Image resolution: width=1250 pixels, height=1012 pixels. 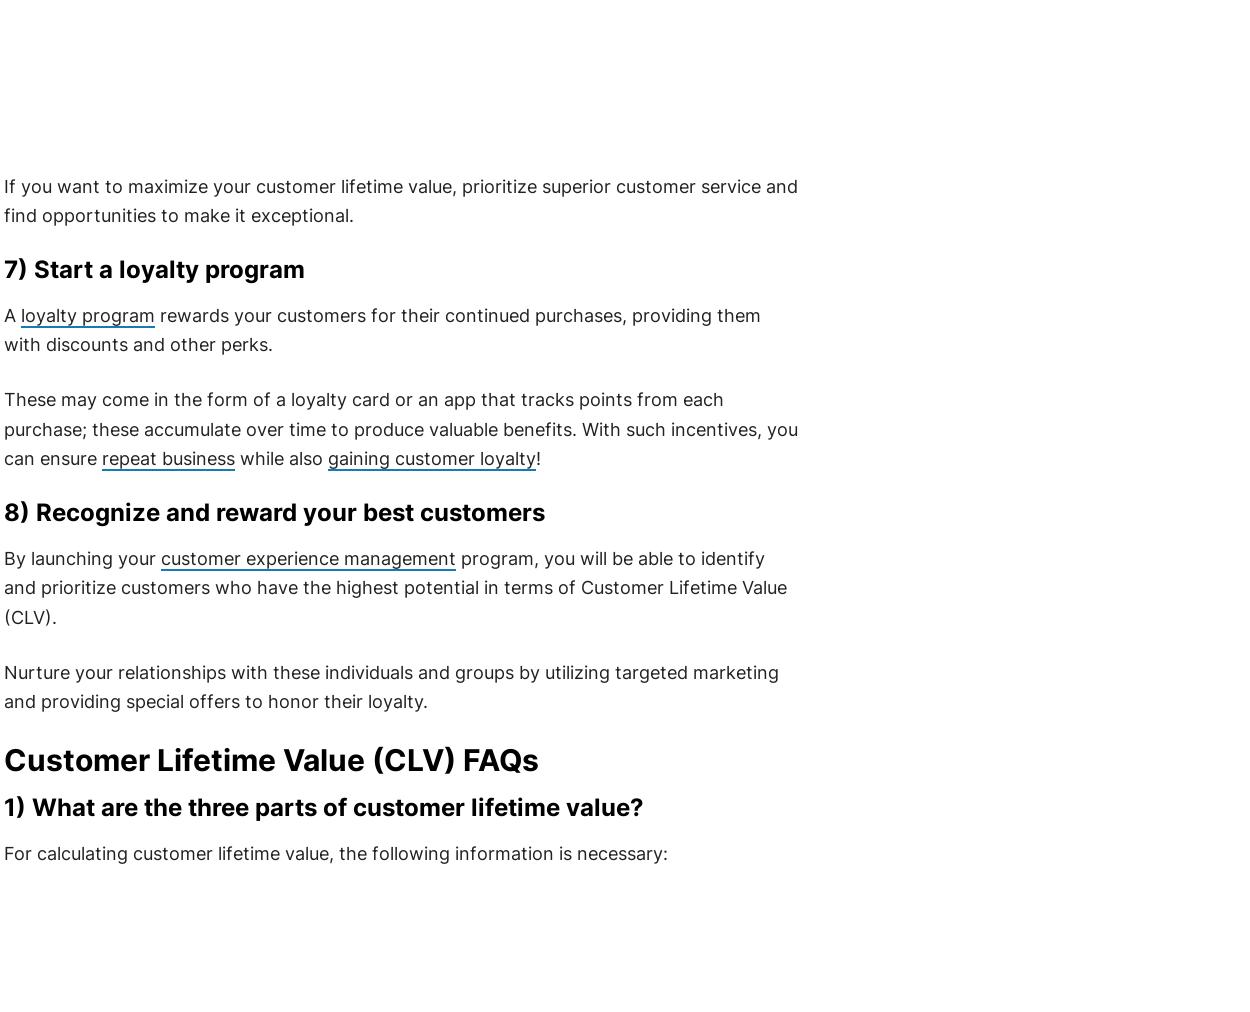 I want to click on 'Customer Lifetime Value (CLV) FAQs', so click(x=270, y=759).